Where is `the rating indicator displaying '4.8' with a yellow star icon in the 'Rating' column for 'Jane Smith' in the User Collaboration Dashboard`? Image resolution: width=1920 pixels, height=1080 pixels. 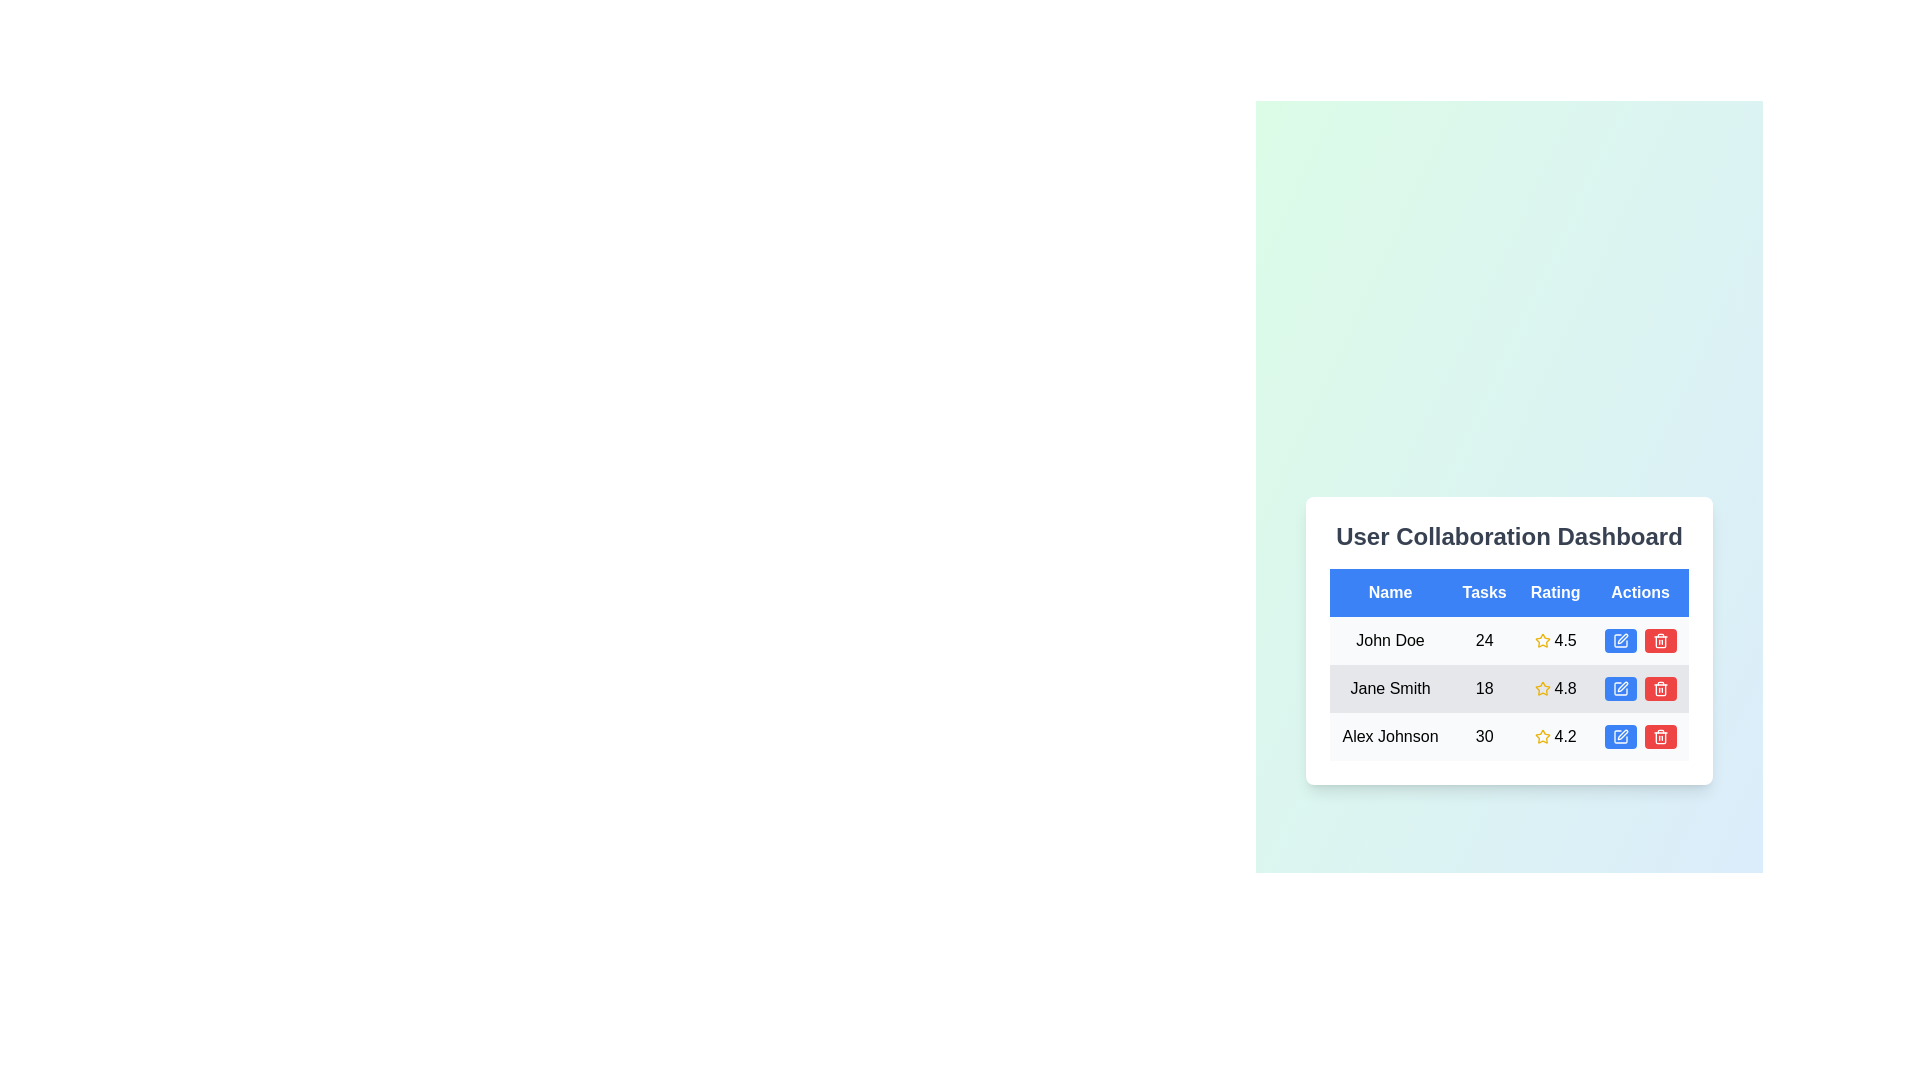 the rating indicator displaying '4.8' with a yellow star icon in the 'Rating' column for 'Jane Smith' in the User Collaboration Dashboard is located at coordinates (1554, 688).